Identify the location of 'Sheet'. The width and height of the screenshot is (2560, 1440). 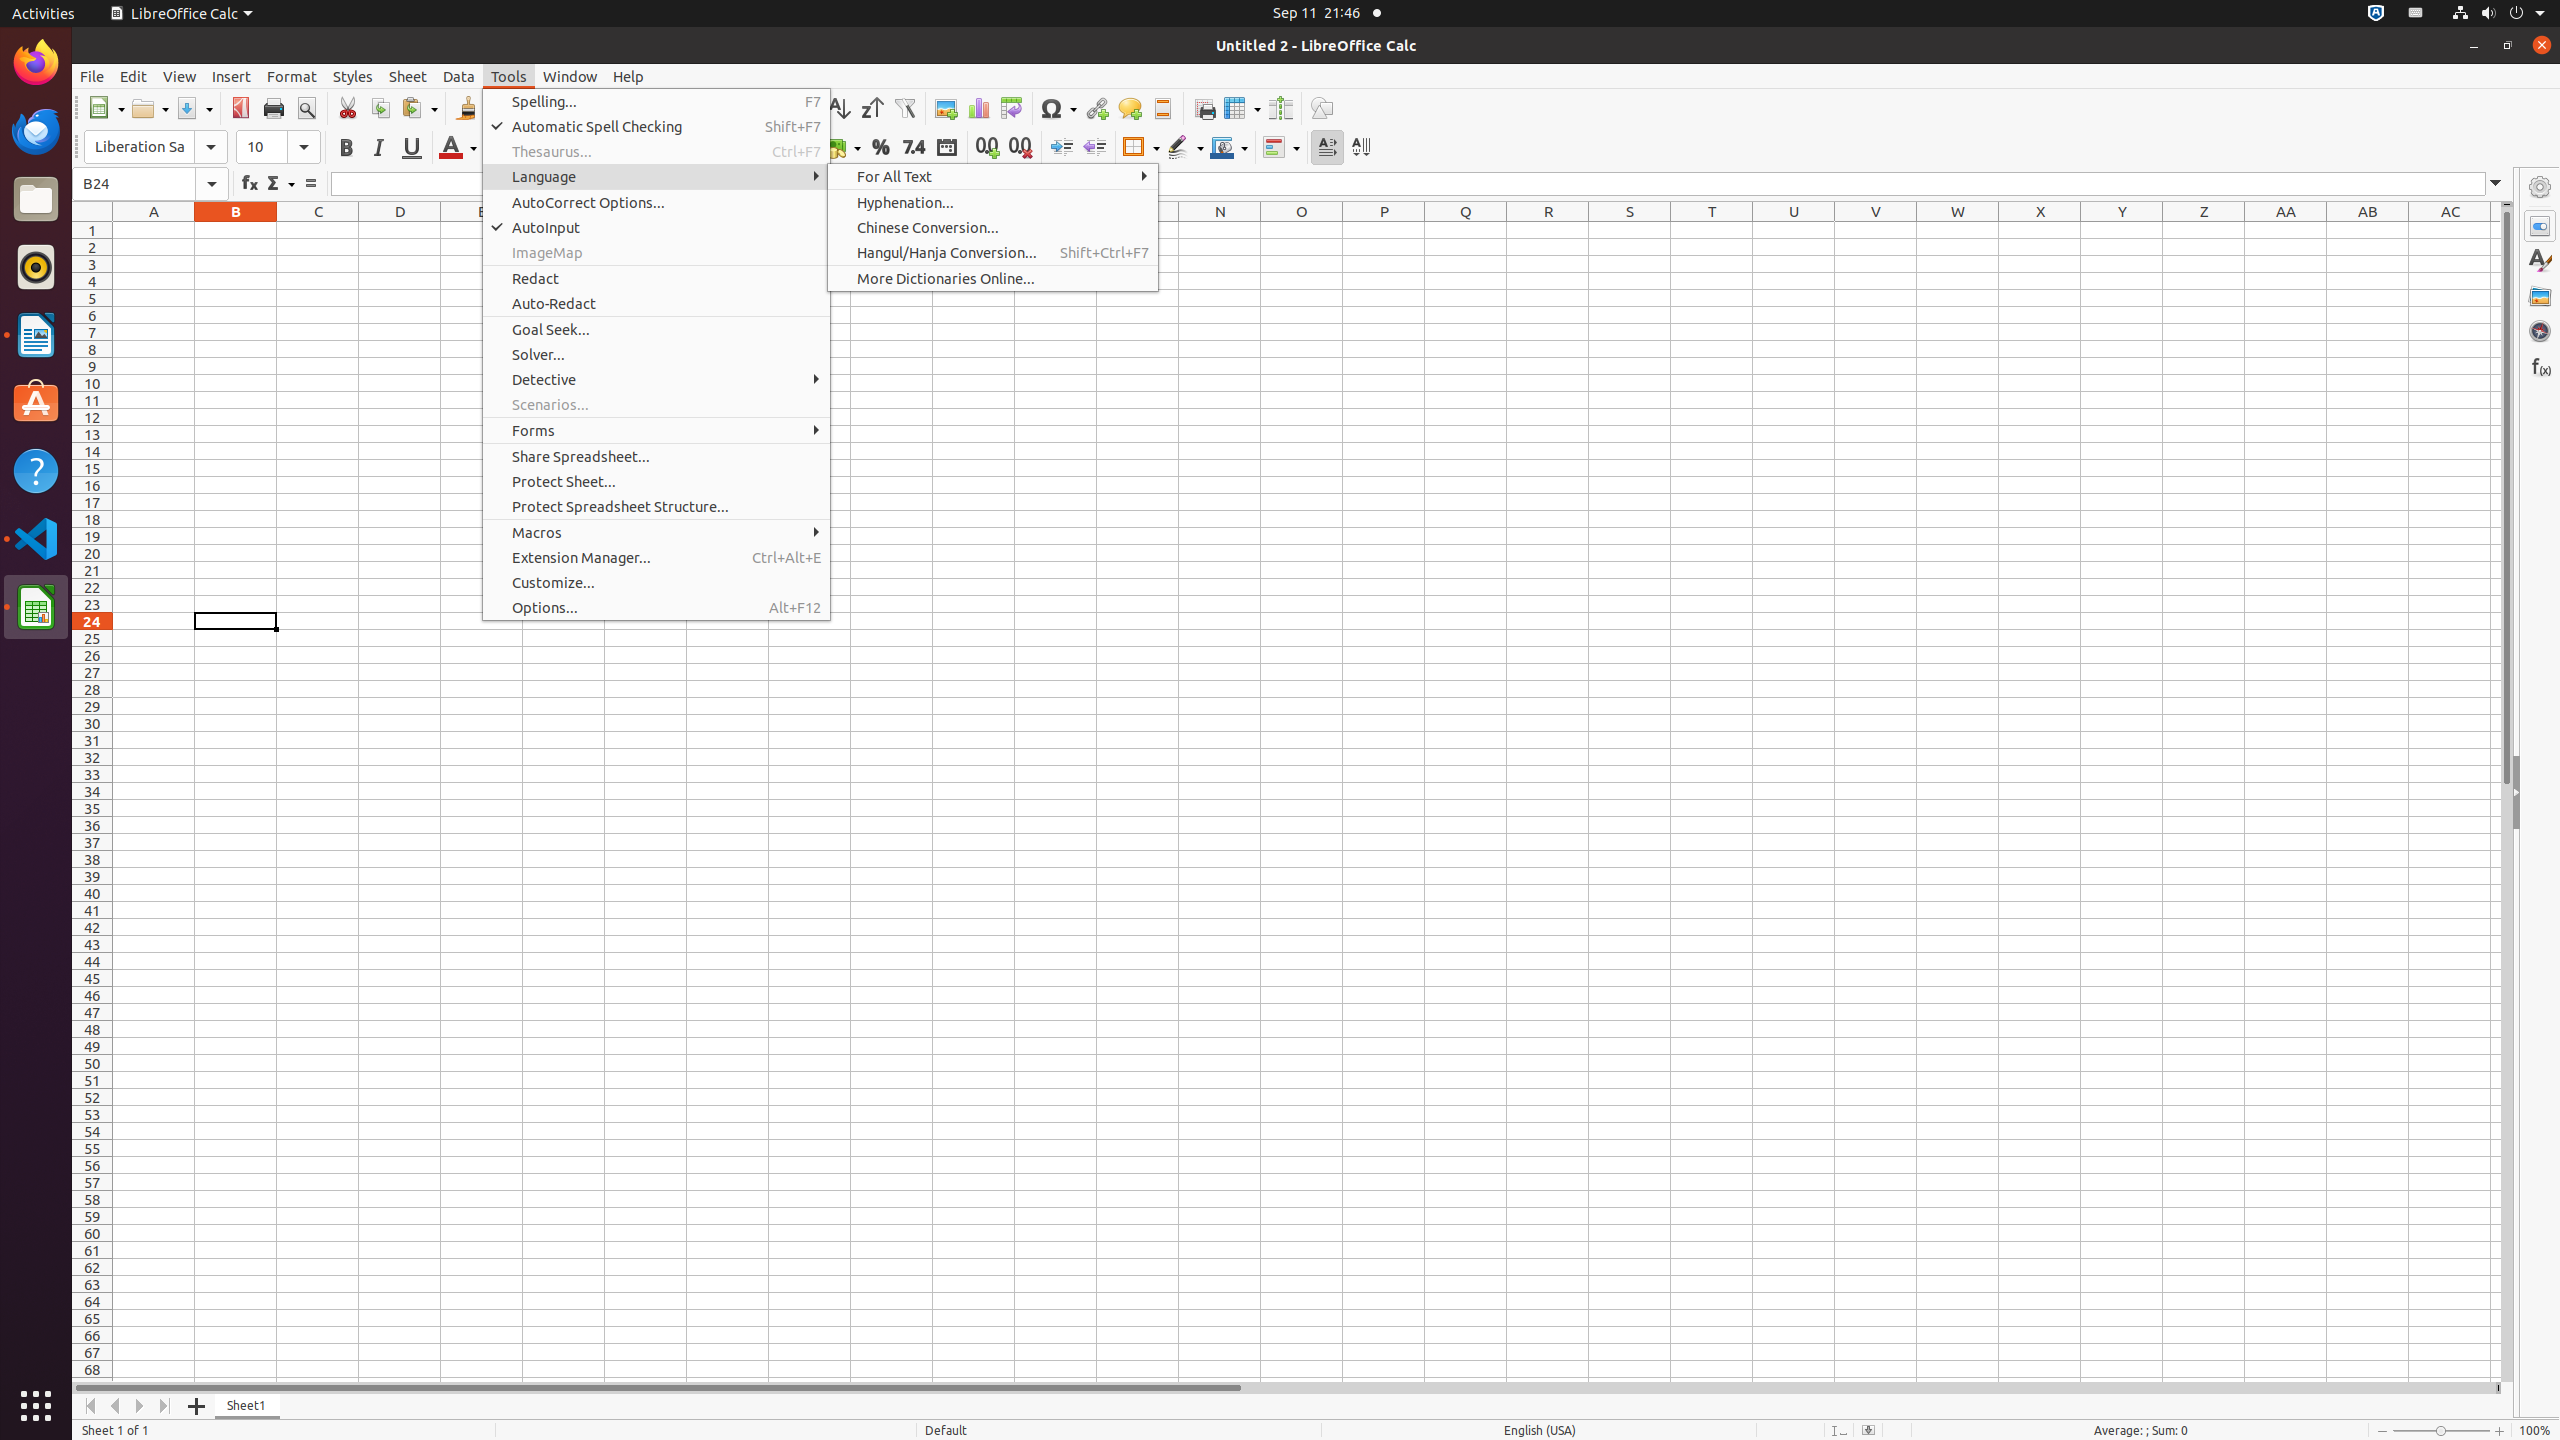
(407, 76).